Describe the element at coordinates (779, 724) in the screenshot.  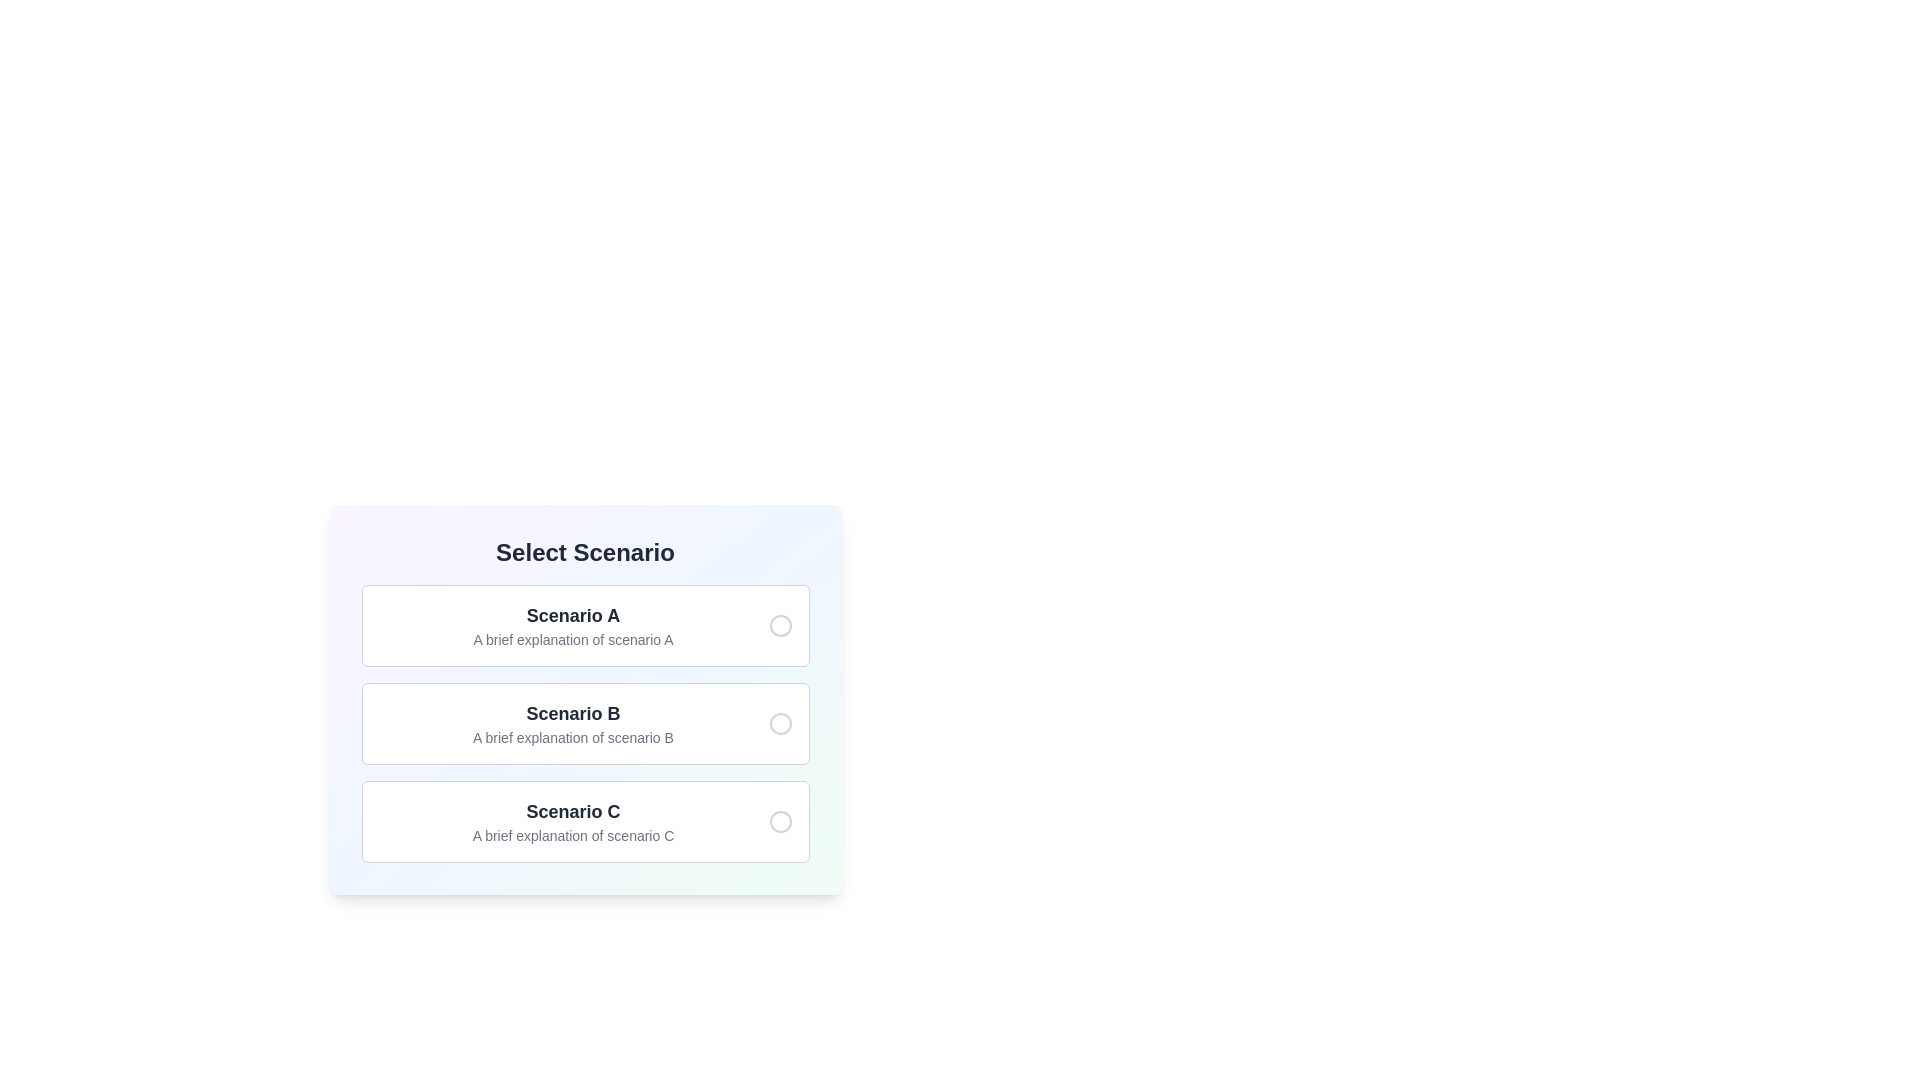
I see `the central circular component of the 'Scenario B' option in the scenario list, which serves as a decorative or interactive marker` at that location.